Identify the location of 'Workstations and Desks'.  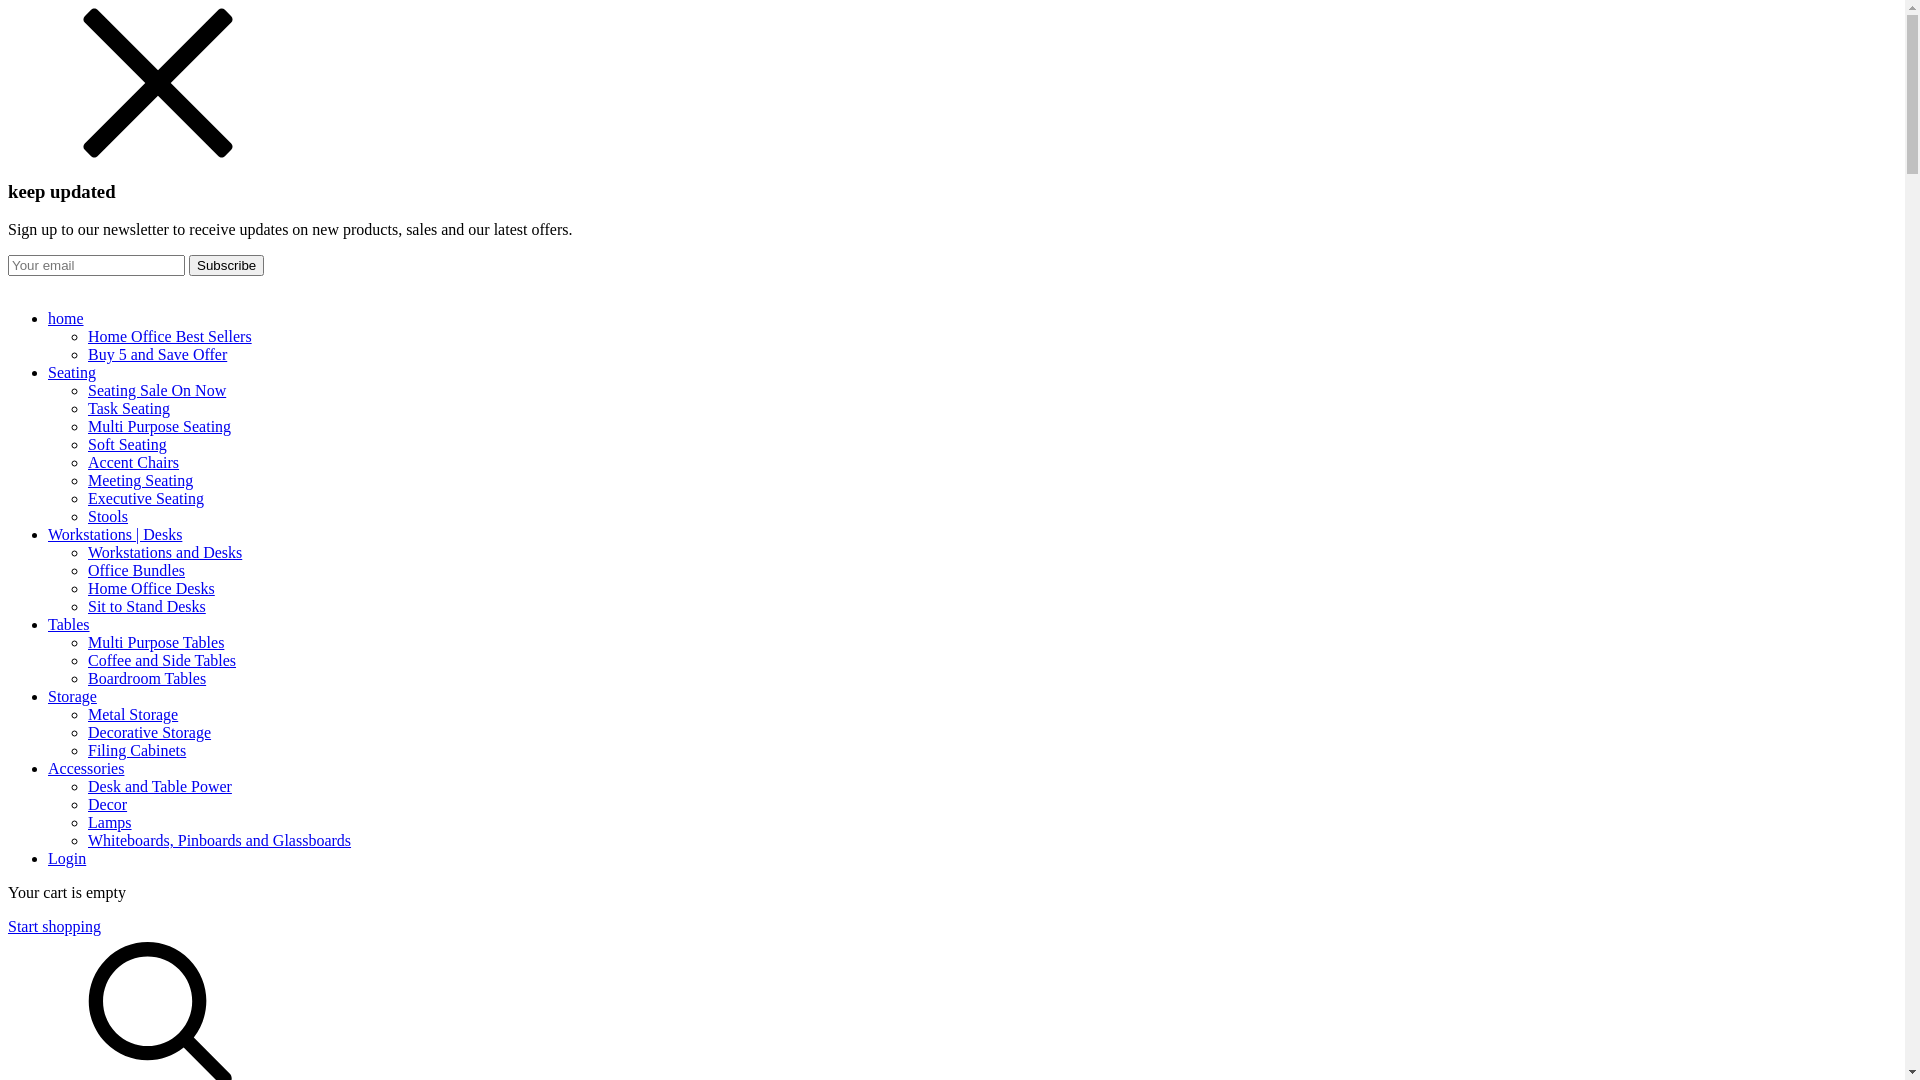
(86, 552).